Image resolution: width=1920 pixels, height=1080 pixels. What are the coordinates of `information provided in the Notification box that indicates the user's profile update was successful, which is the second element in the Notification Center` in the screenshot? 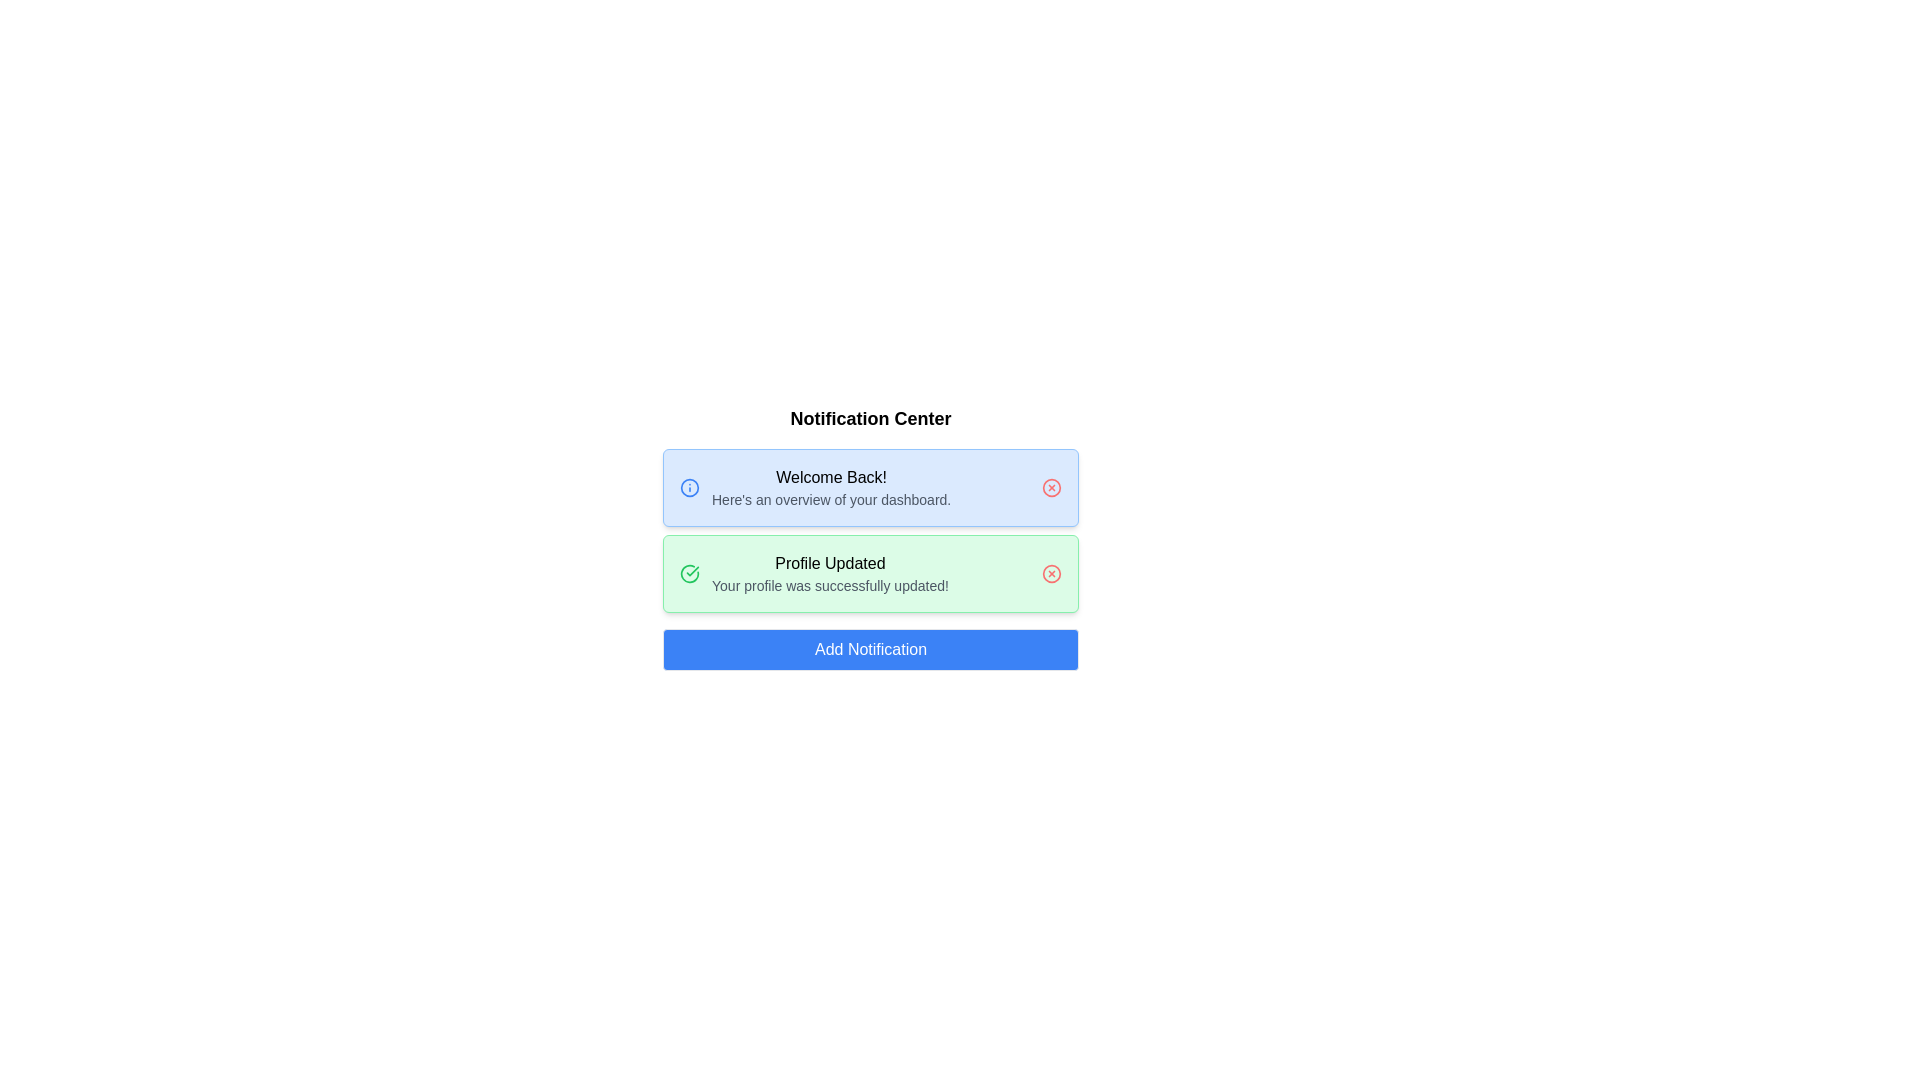 It's located at (870, 574).